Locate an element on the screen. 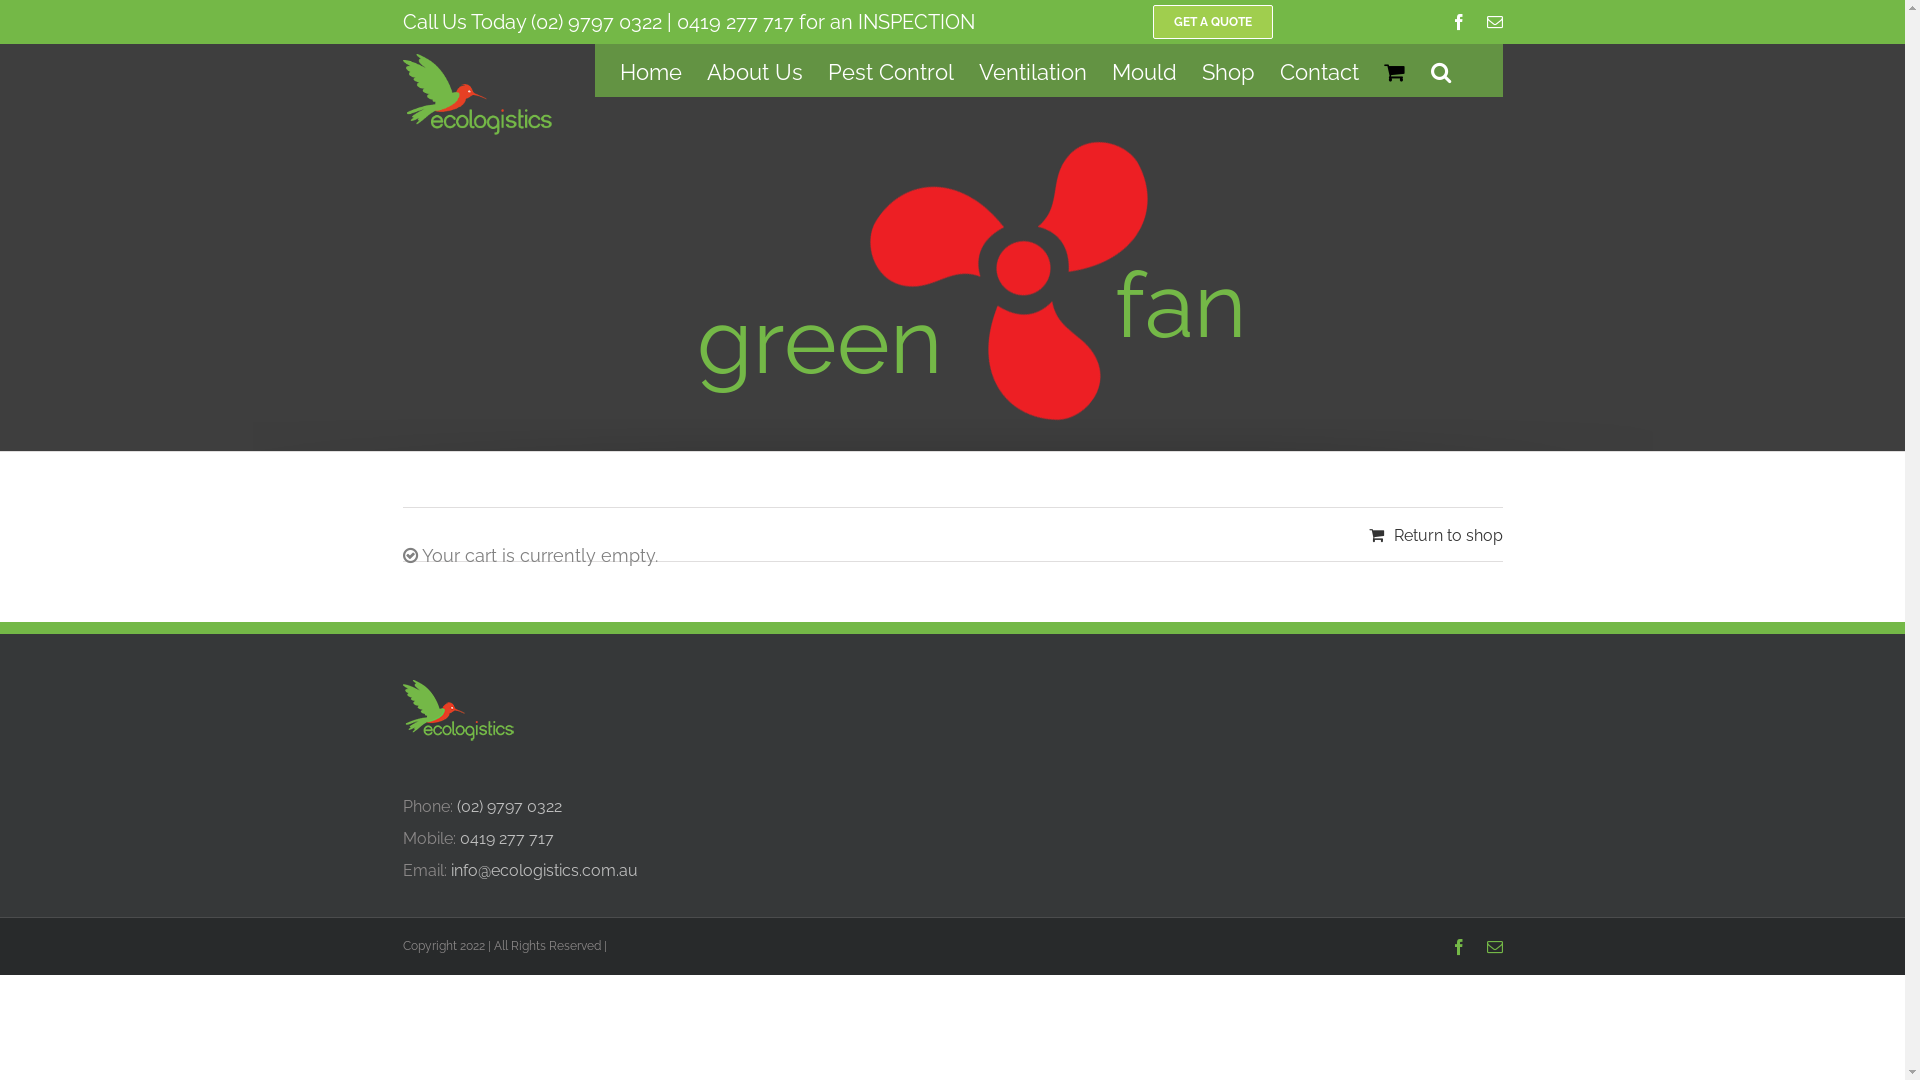  'Email' is located at coordinates (1486, 946).